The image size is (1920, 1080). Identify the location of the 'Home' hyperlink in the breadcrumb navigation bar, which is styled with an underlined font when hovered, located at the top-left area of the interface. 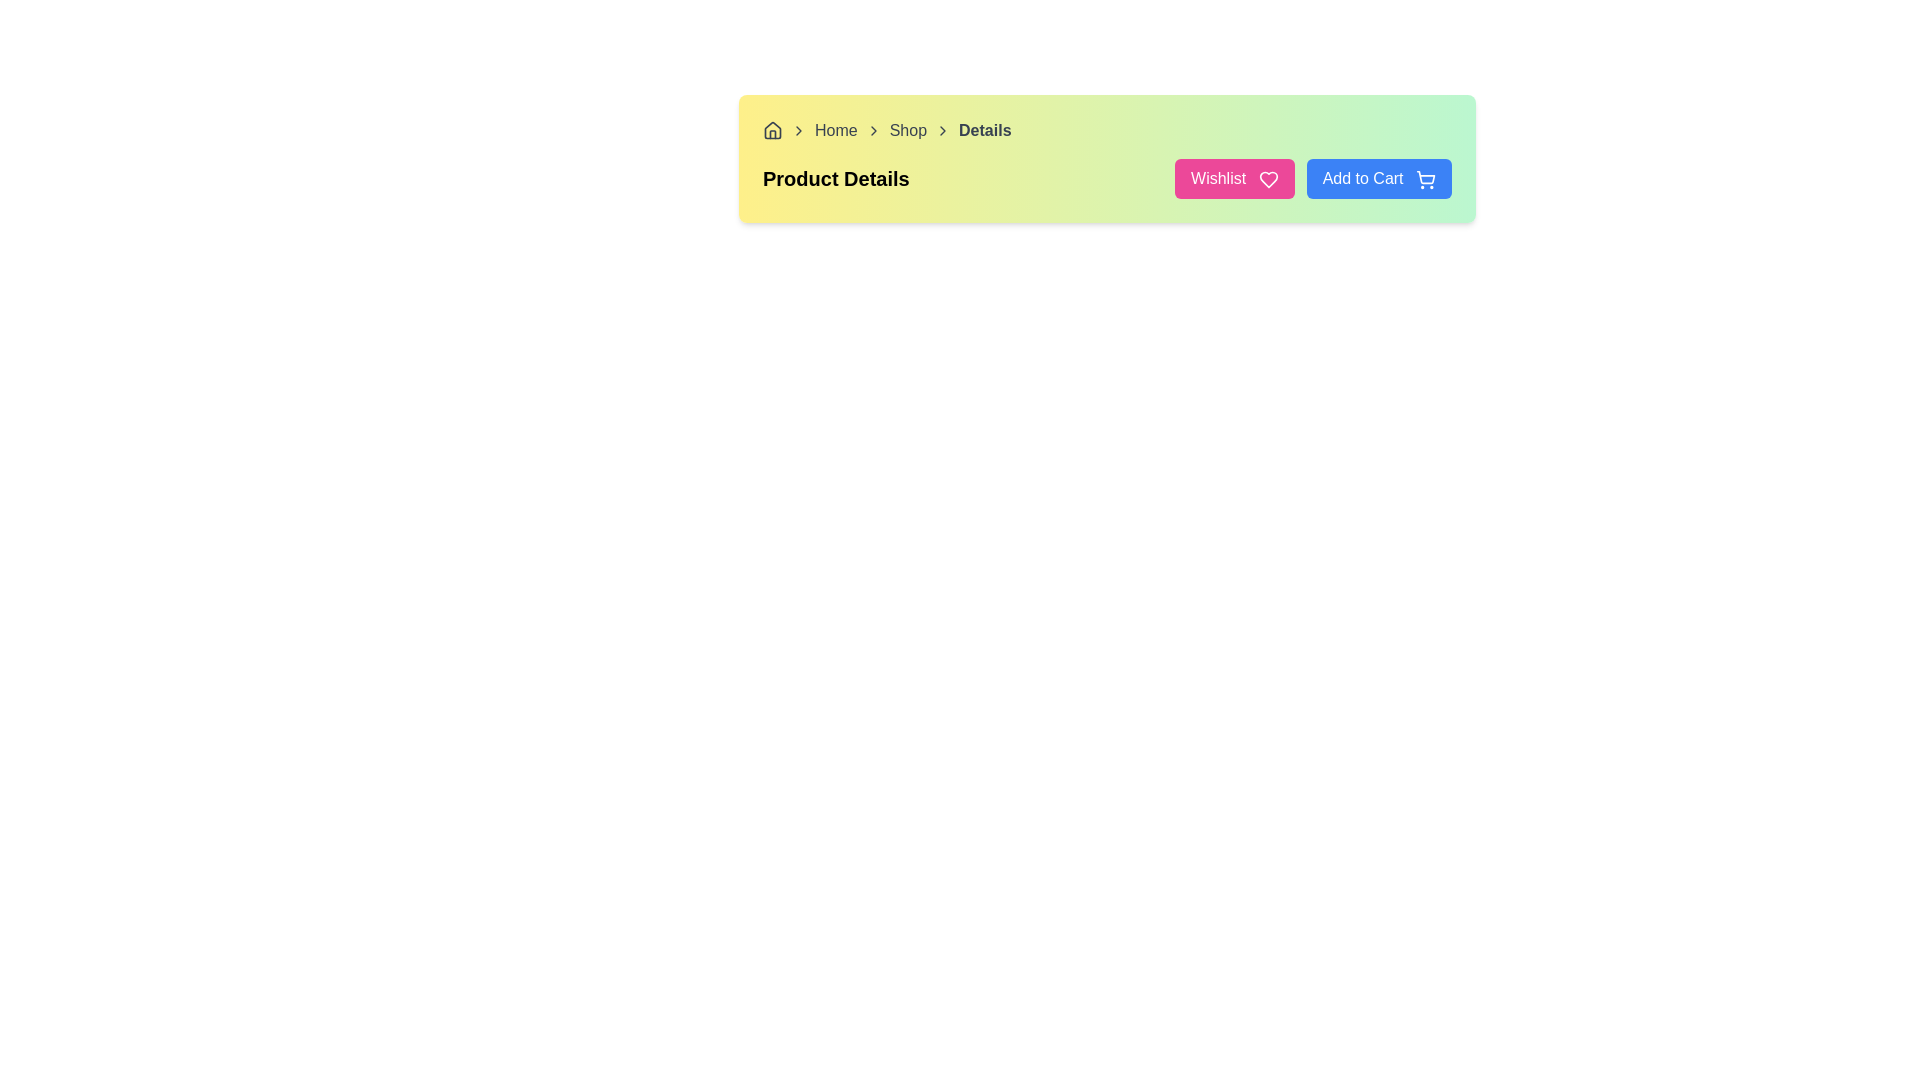
(836, 131).